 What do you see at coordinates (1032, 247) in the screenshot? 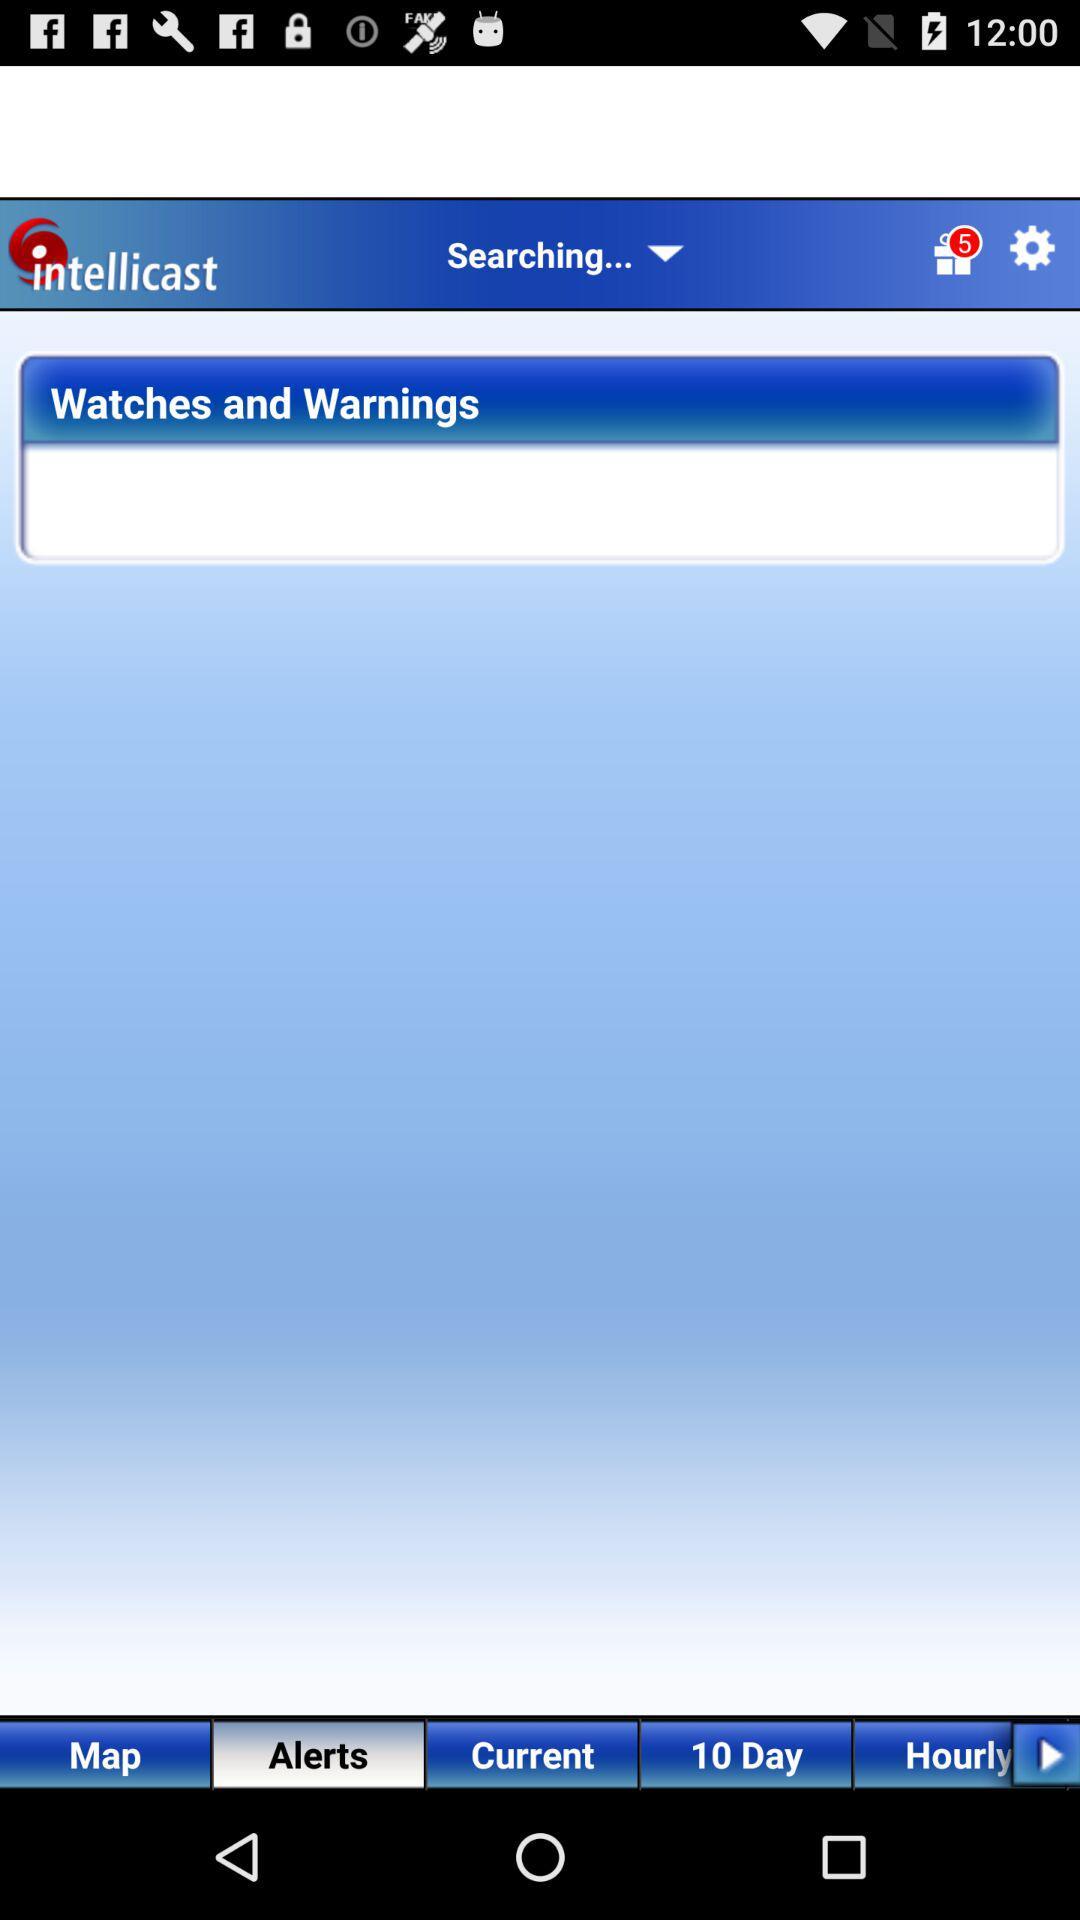
I see `the settings icon from the top right` at bounding box center [1032, 247].